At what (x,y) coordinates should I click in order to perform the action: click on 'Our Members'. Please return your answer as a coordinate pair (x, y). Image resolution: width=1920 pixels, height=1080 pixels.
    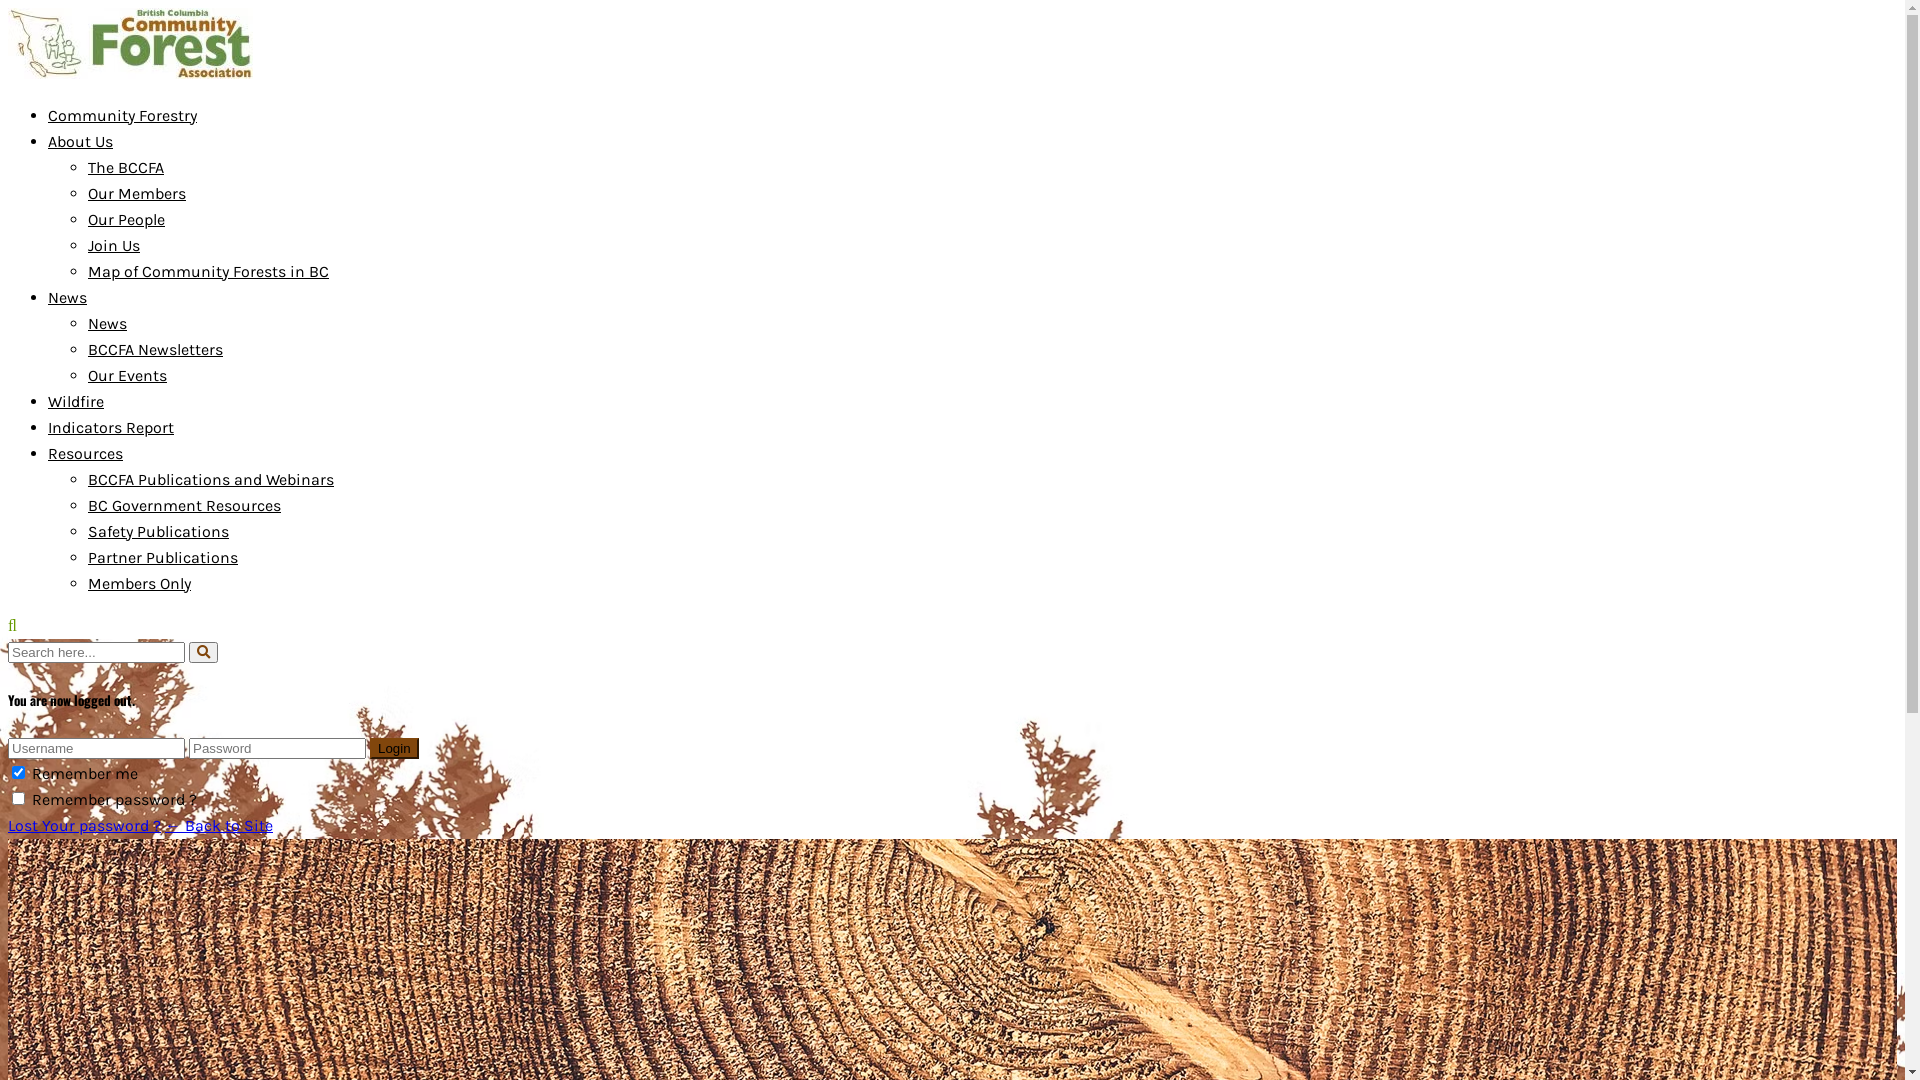
    Looking at the image, I should click on (136, 193).